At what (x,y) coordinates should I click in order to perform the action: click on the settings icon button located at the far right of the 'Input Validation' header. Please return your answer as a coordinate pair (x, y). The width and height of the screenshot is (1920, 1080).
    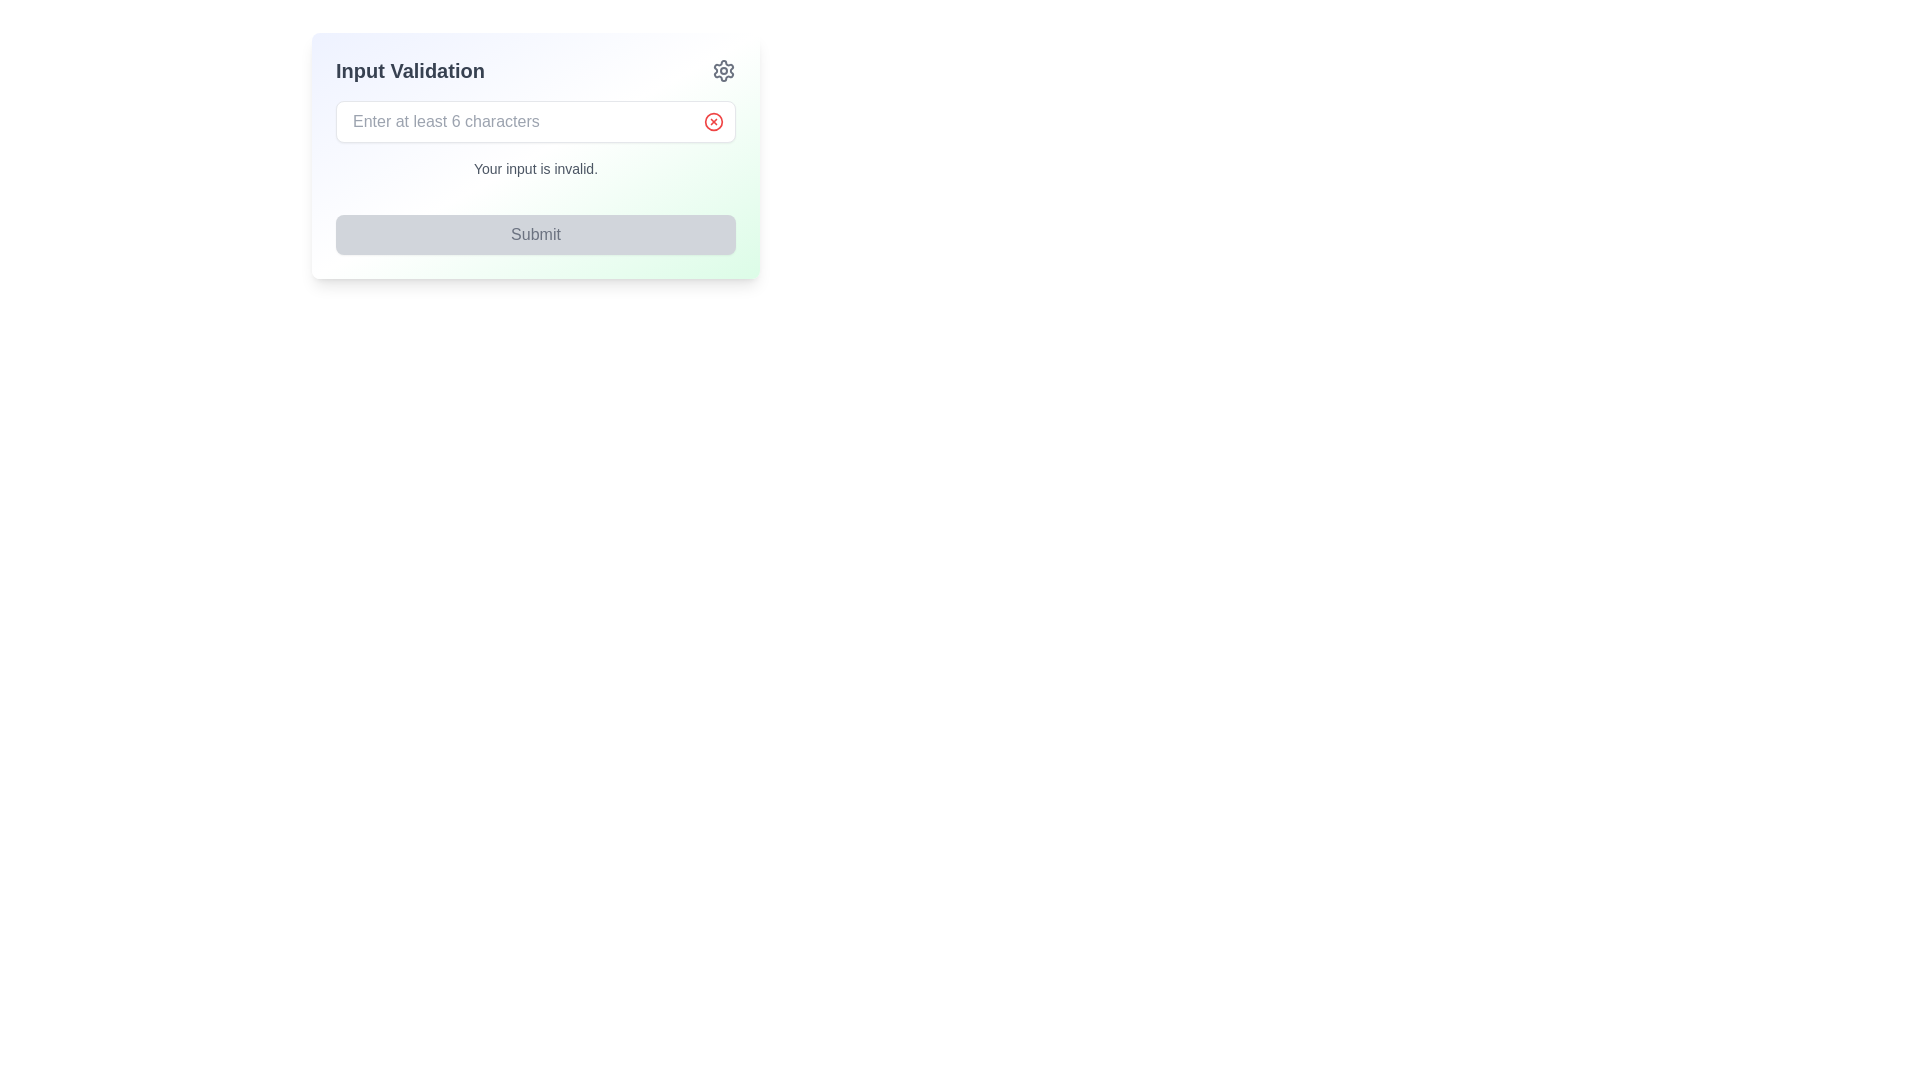
    Looking at the image, I should click on (723, 69).